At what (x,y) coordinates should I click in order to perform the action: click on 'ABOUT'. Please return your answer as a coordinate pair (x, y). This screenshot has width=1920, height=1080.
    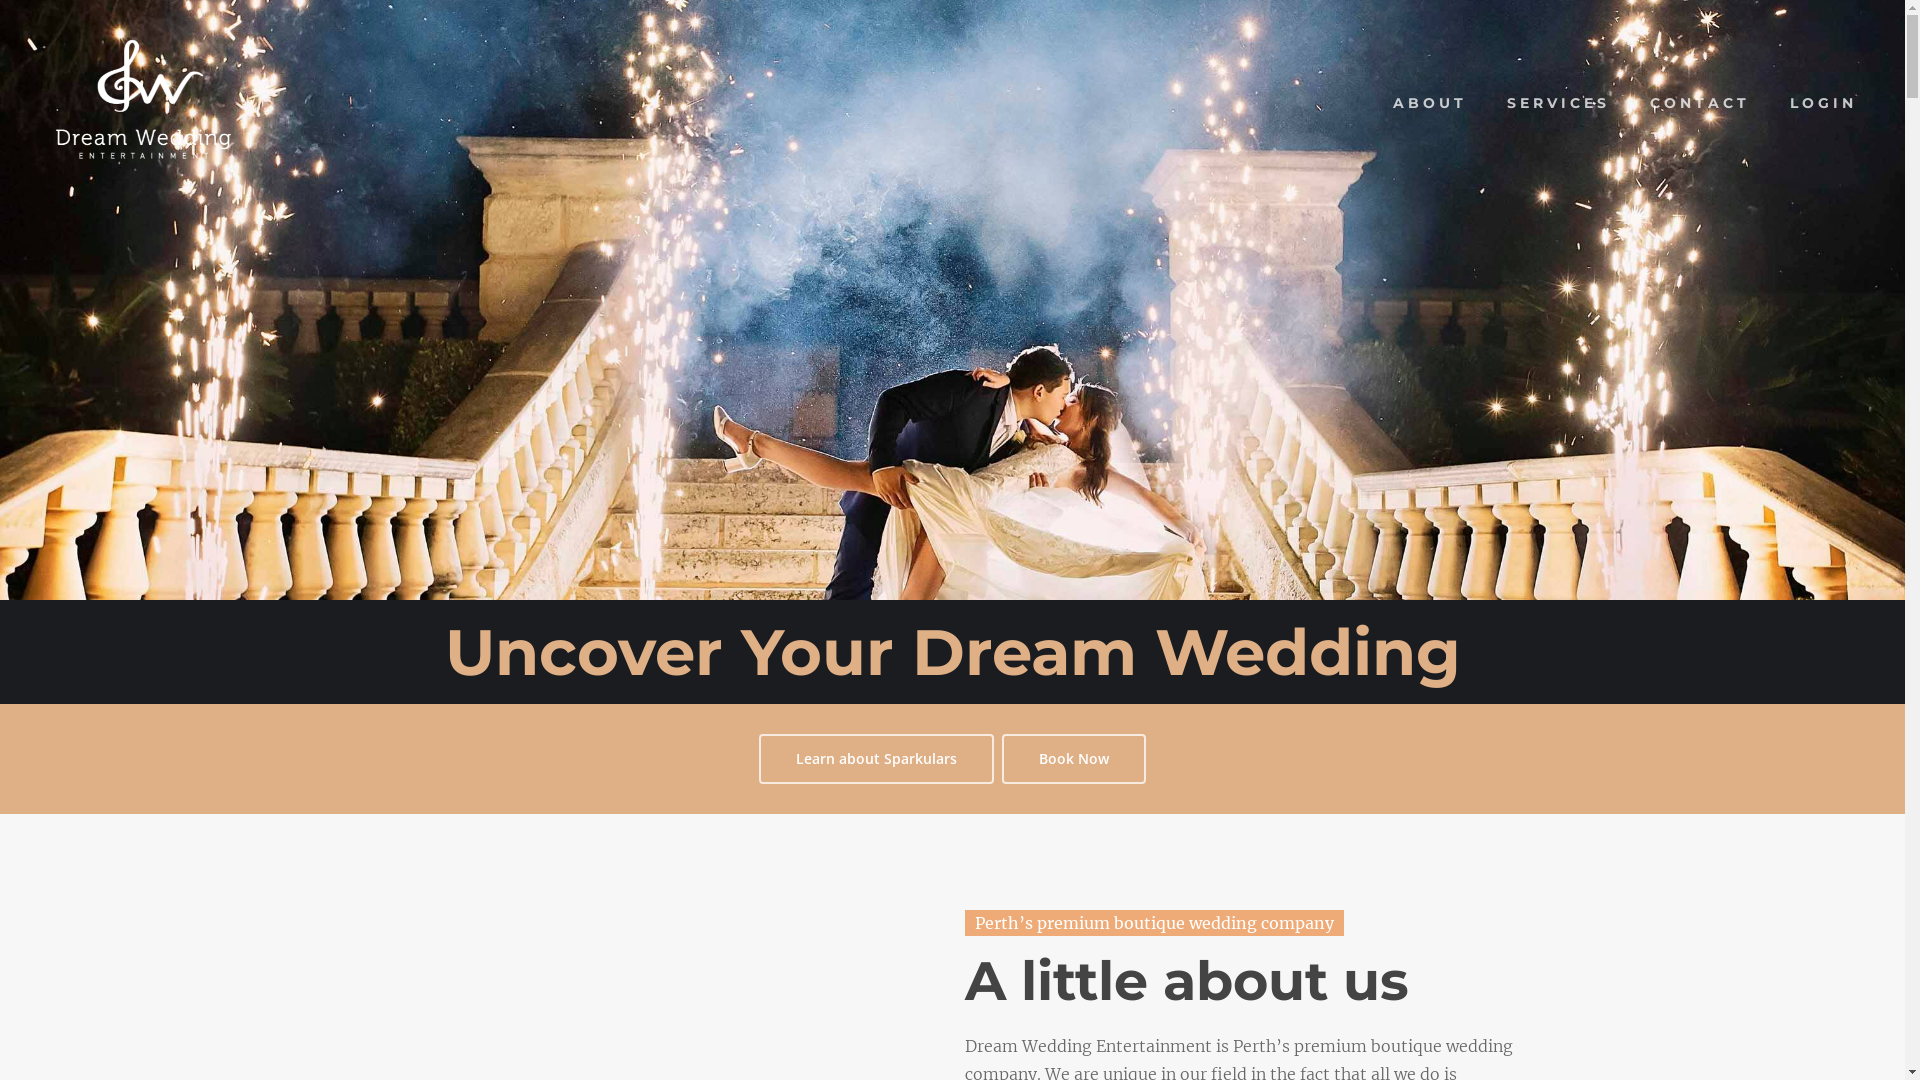
    Looking at the image, I should click on (1429, 103).